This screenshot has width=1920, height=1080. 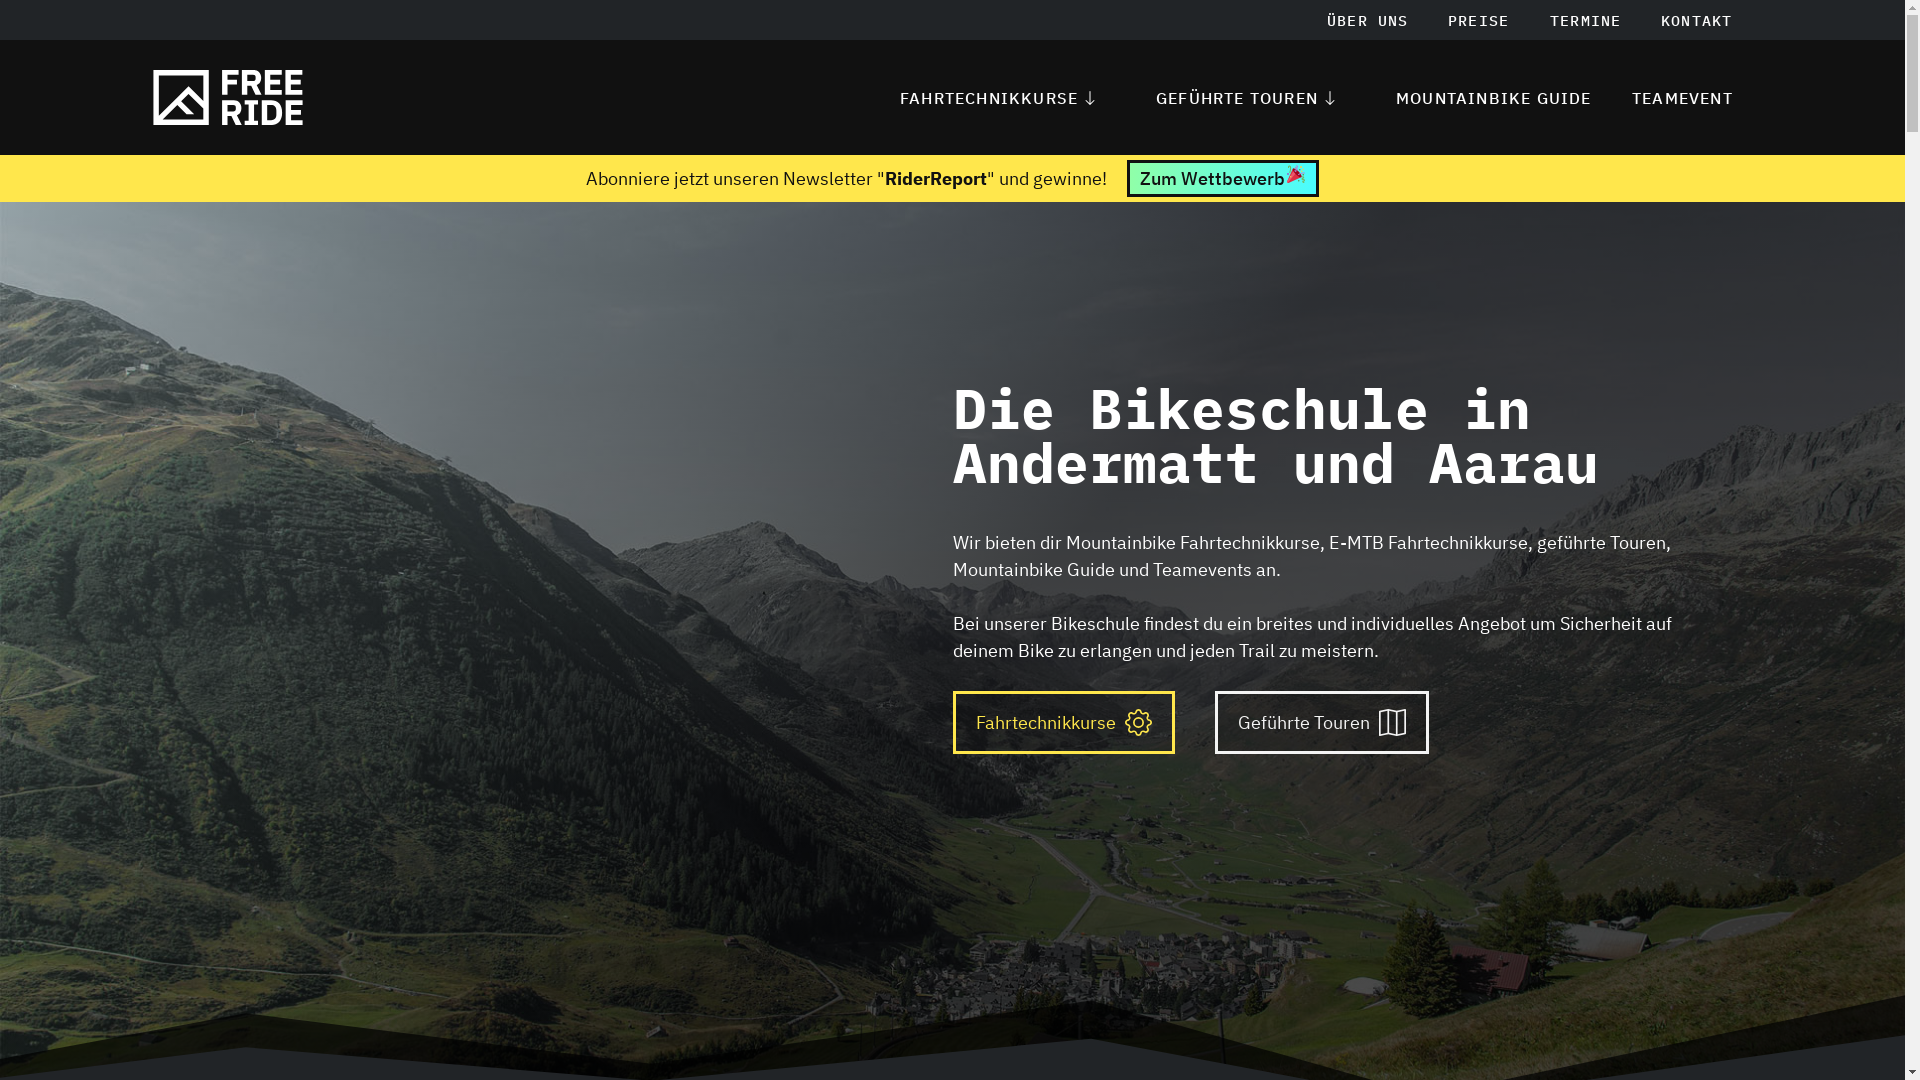 What do you see at coordinates (1641, 19) in the screenshot?
I see `'KONTAKT'` at bounding box center [1641, 19].